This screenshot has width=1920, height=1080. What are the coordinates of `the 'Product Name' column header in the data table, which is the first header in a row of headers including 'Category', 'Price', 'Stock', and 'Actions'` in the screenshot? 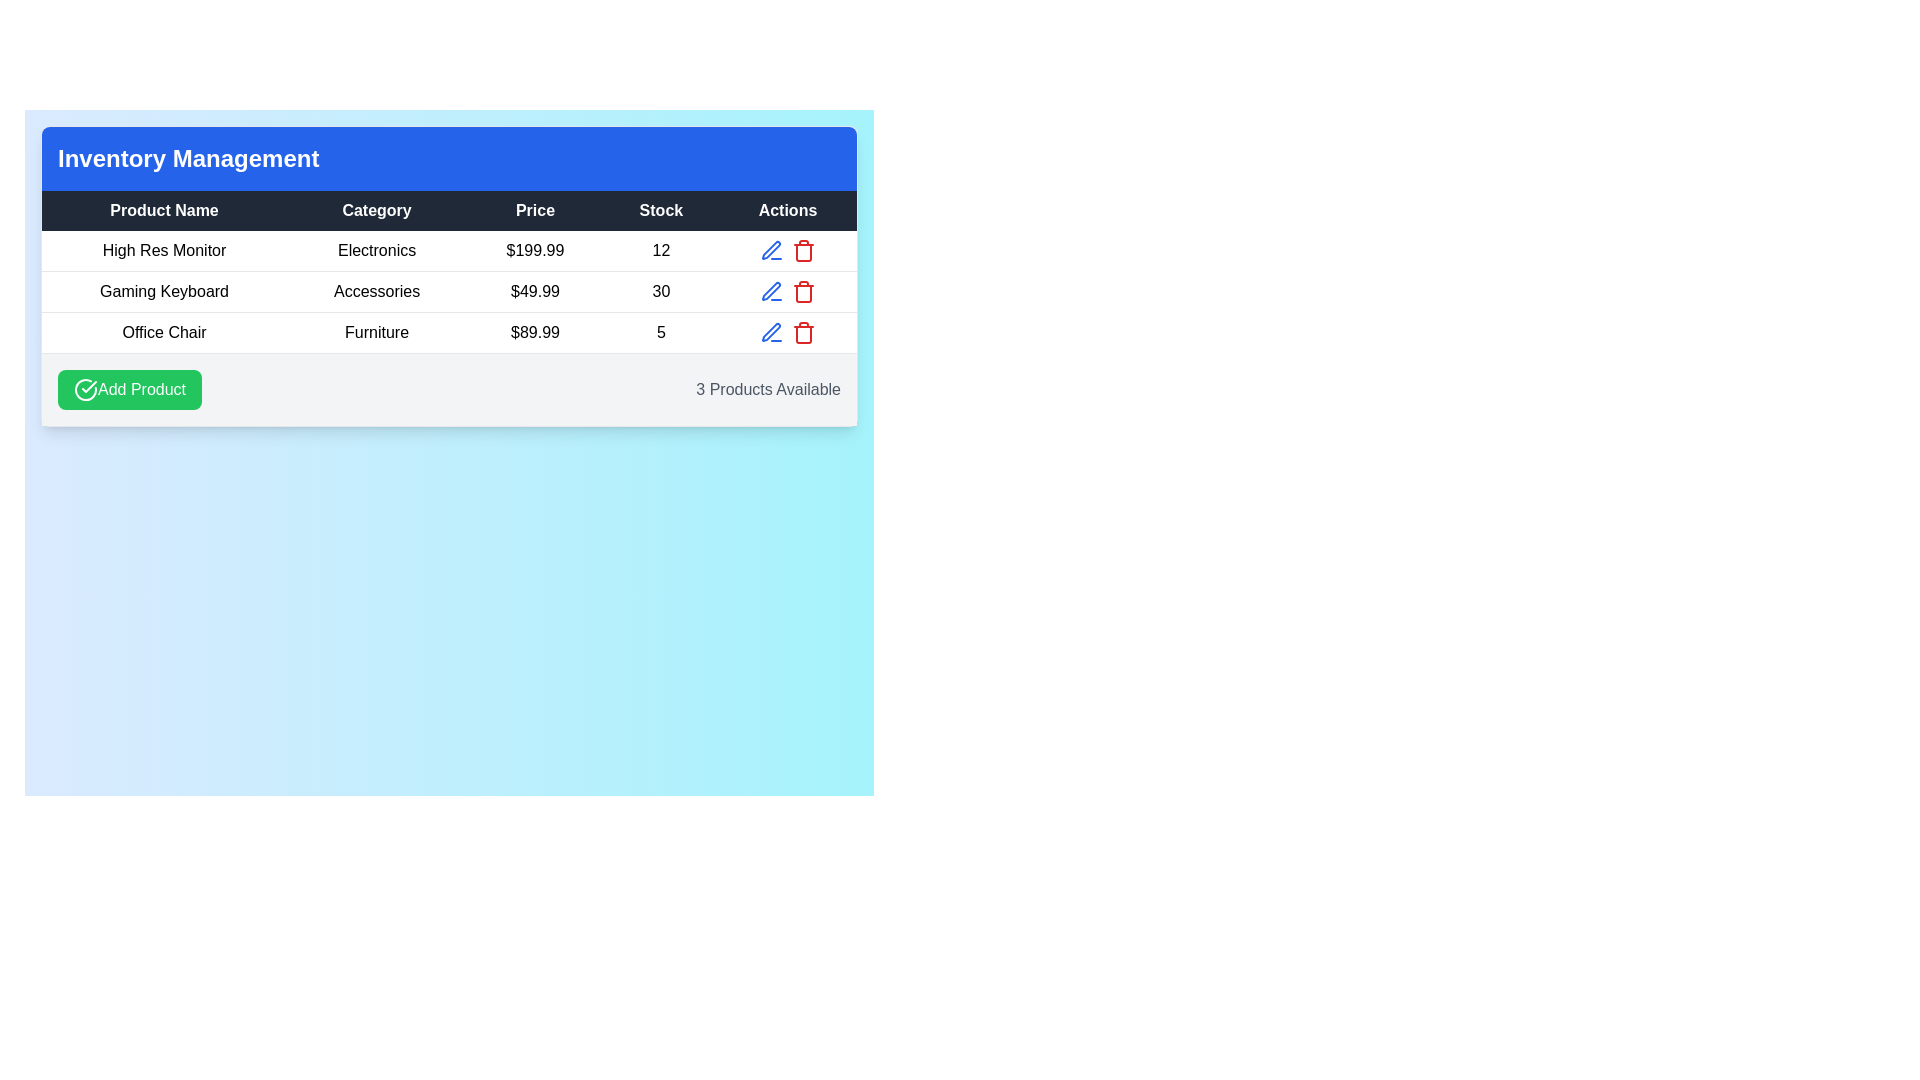 It's located at (164, 211).